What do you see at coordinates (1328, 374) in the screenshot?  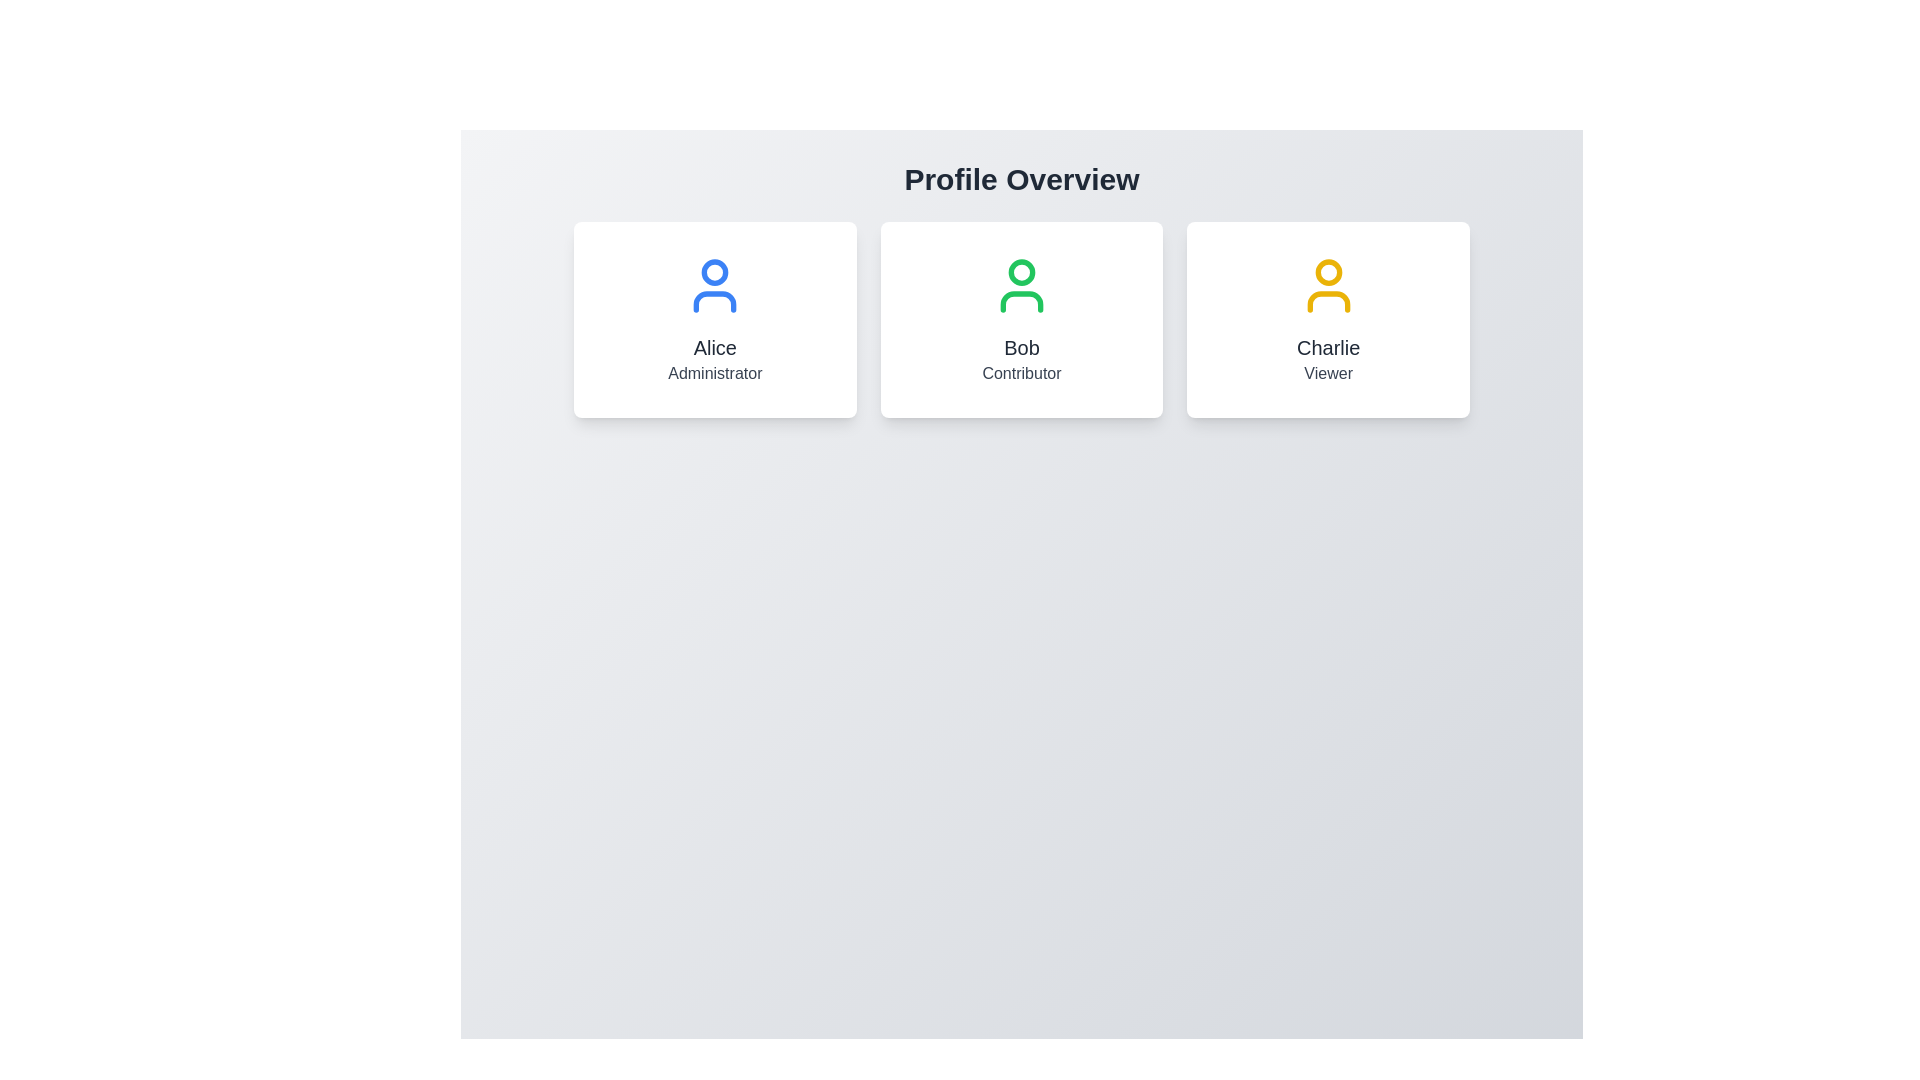 I see `informational label located at the bottom of the profile card labeled 'Charlie', which provides auxiliary details about the profile` at bounding box center [1328, 374].